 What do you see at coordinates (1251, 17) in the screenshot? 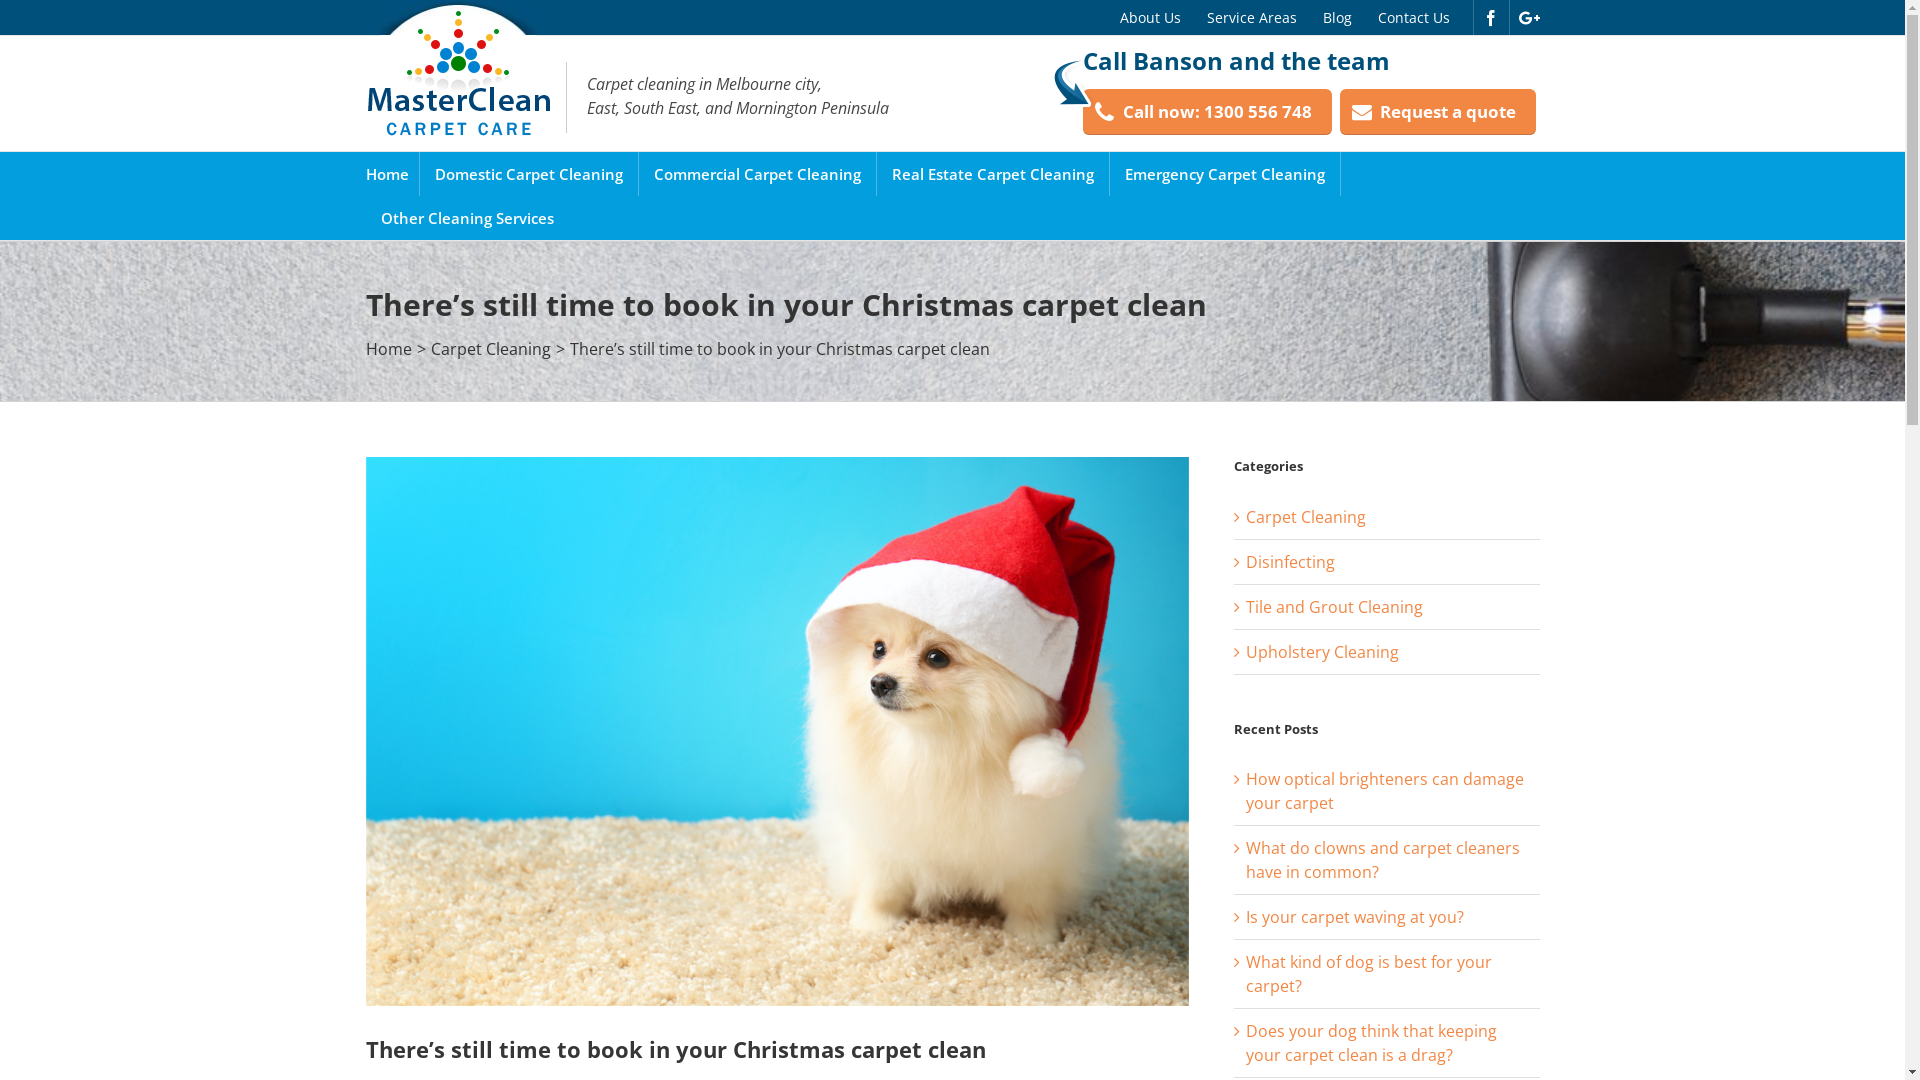
I see `'Service Areas'` at bounding box center [1251, 17].